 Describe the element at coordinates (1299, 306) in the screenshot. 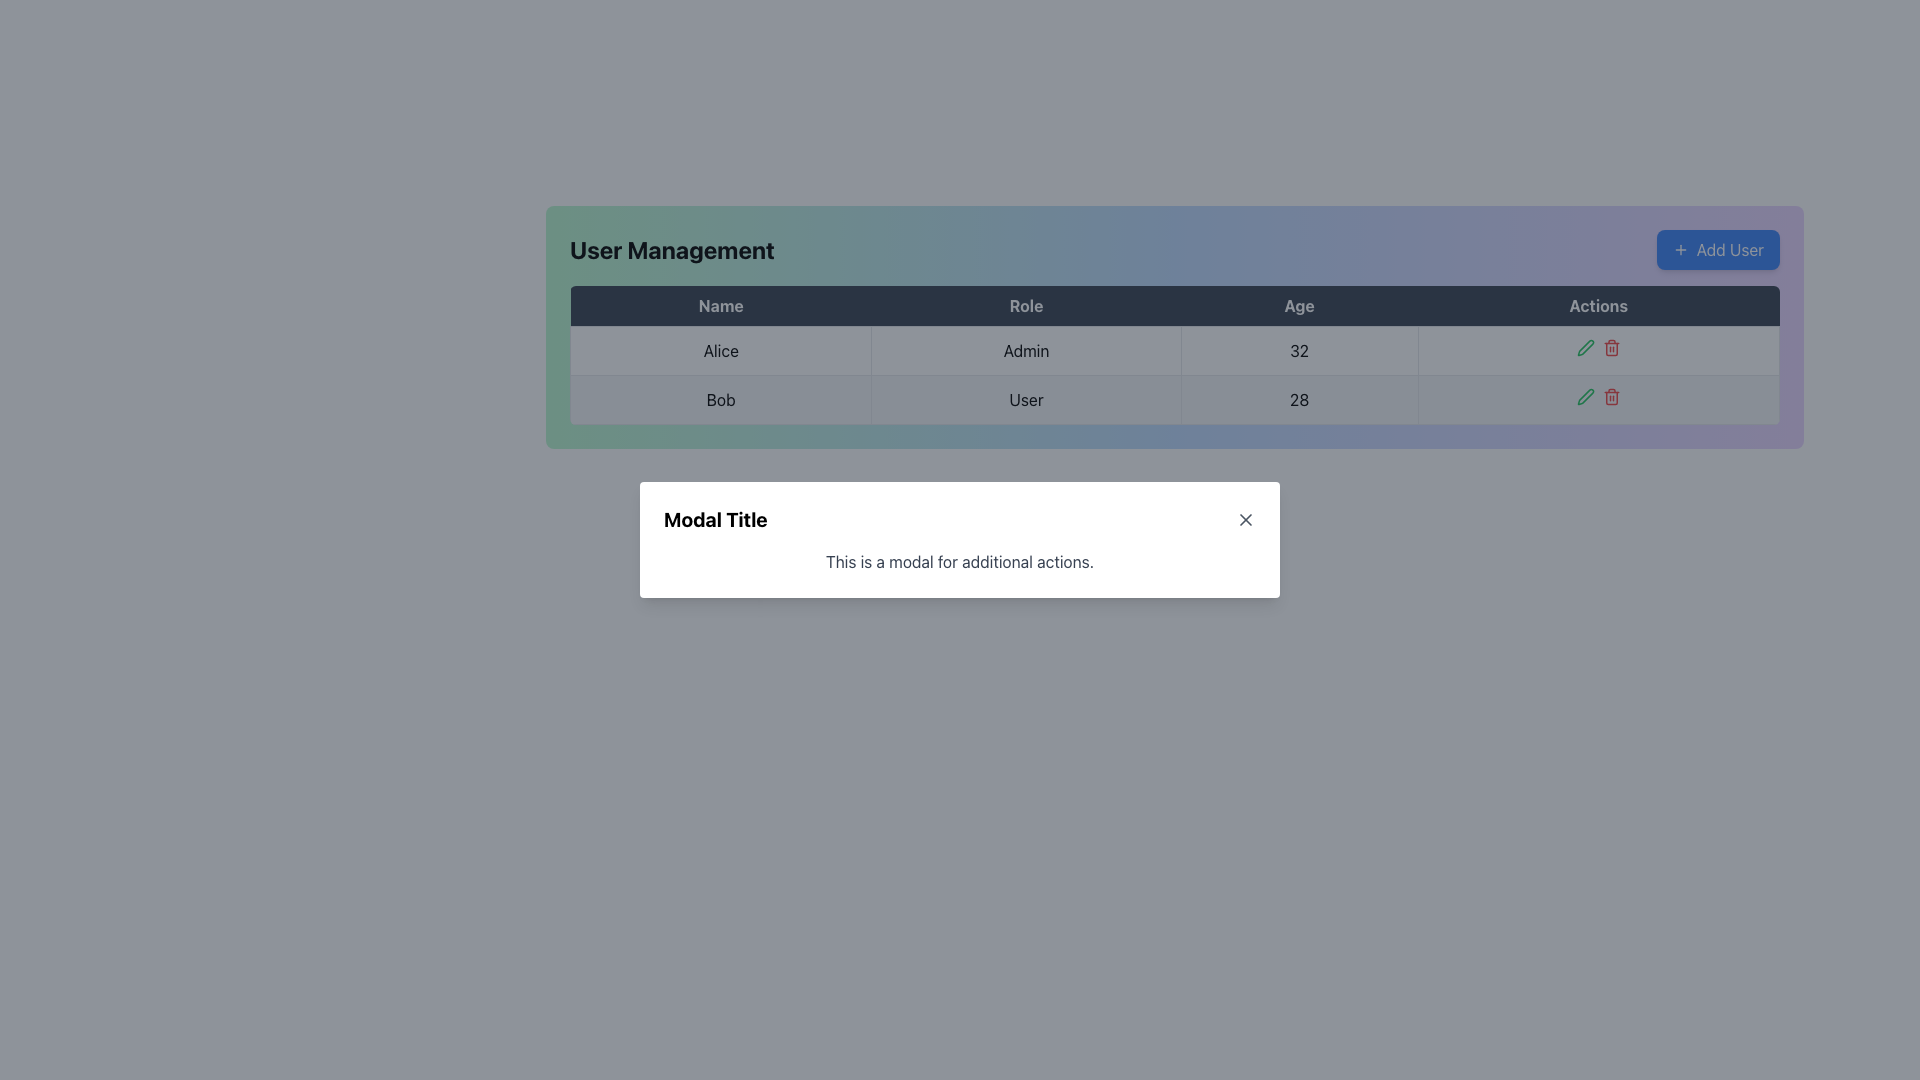

I see `the 'Age' column header text label, which is the third label in the header row between 'Role' and 'Actions'` at that location.